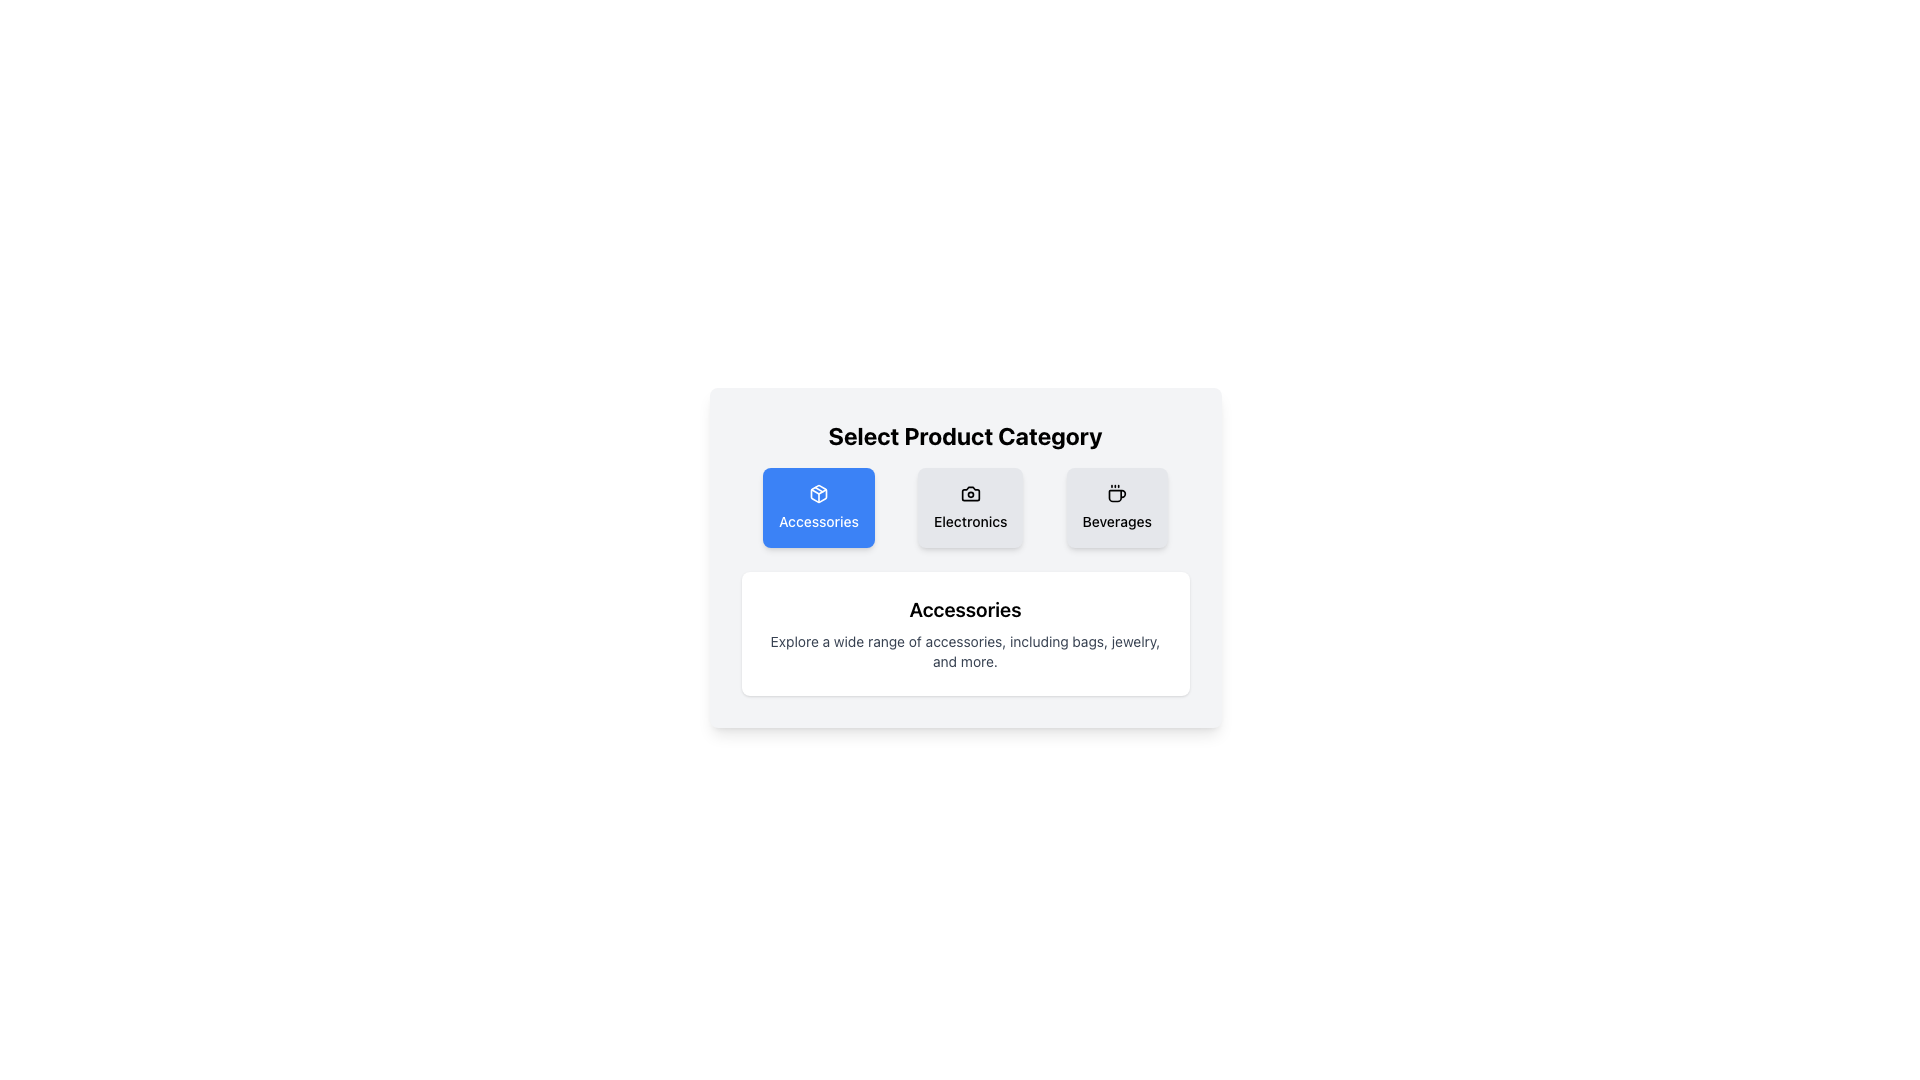  What do you see at coordinates (970, 493) in the screenshot?
I see `the small monochromatic camera icon located at the top center of the 'Electronics' tab, positioned above the 'Electronics' text label` at bounding box center [970, 493].